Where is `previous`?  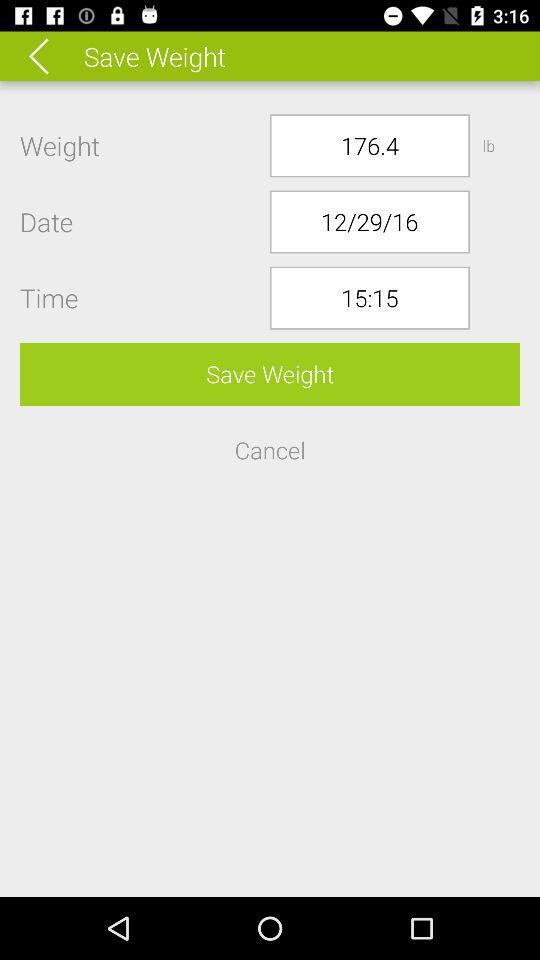 previous is located at coordinates (52, 55).